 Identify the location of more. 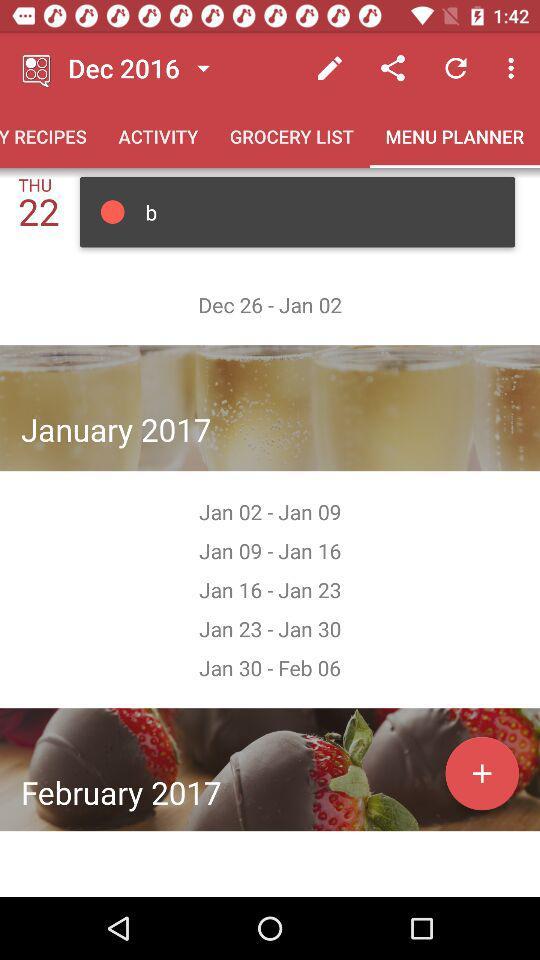
(481, 772).